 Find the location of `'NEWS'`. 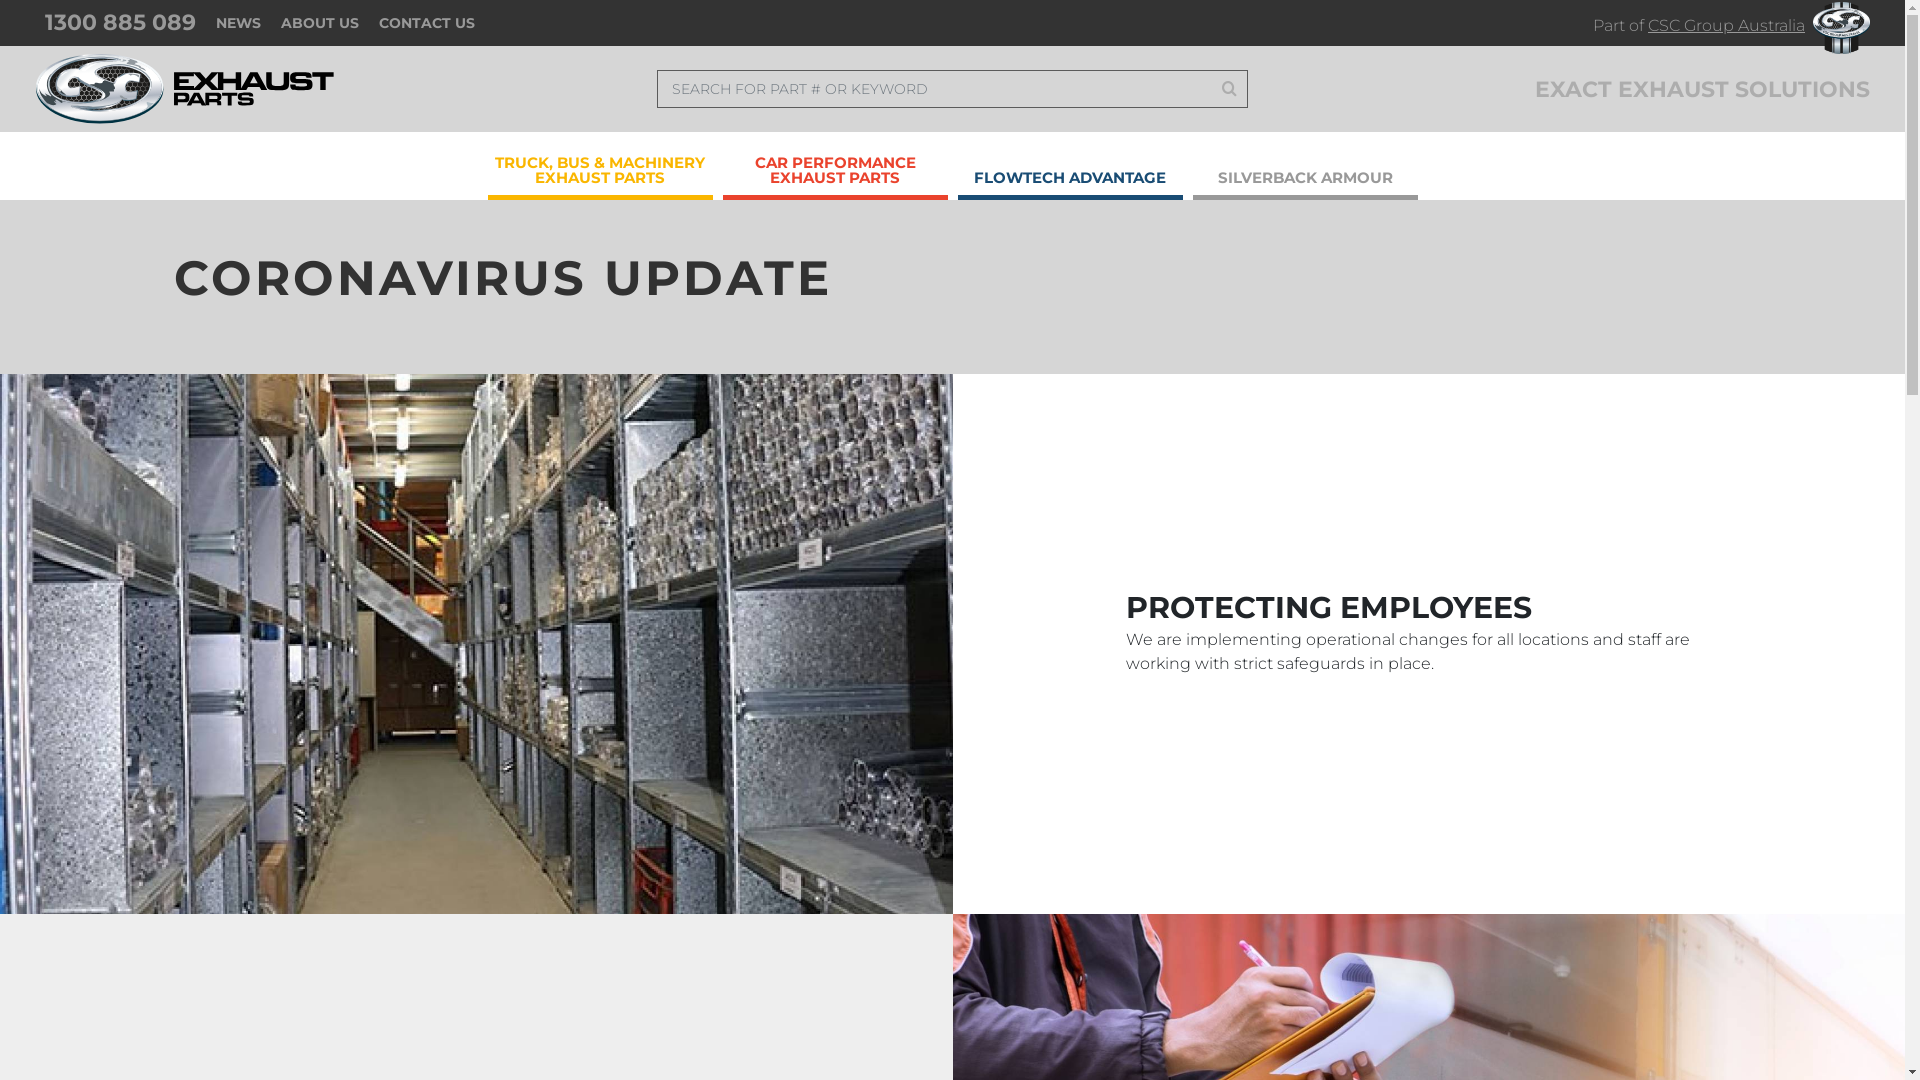

'NEWS' is located at coordinates (238, 23).